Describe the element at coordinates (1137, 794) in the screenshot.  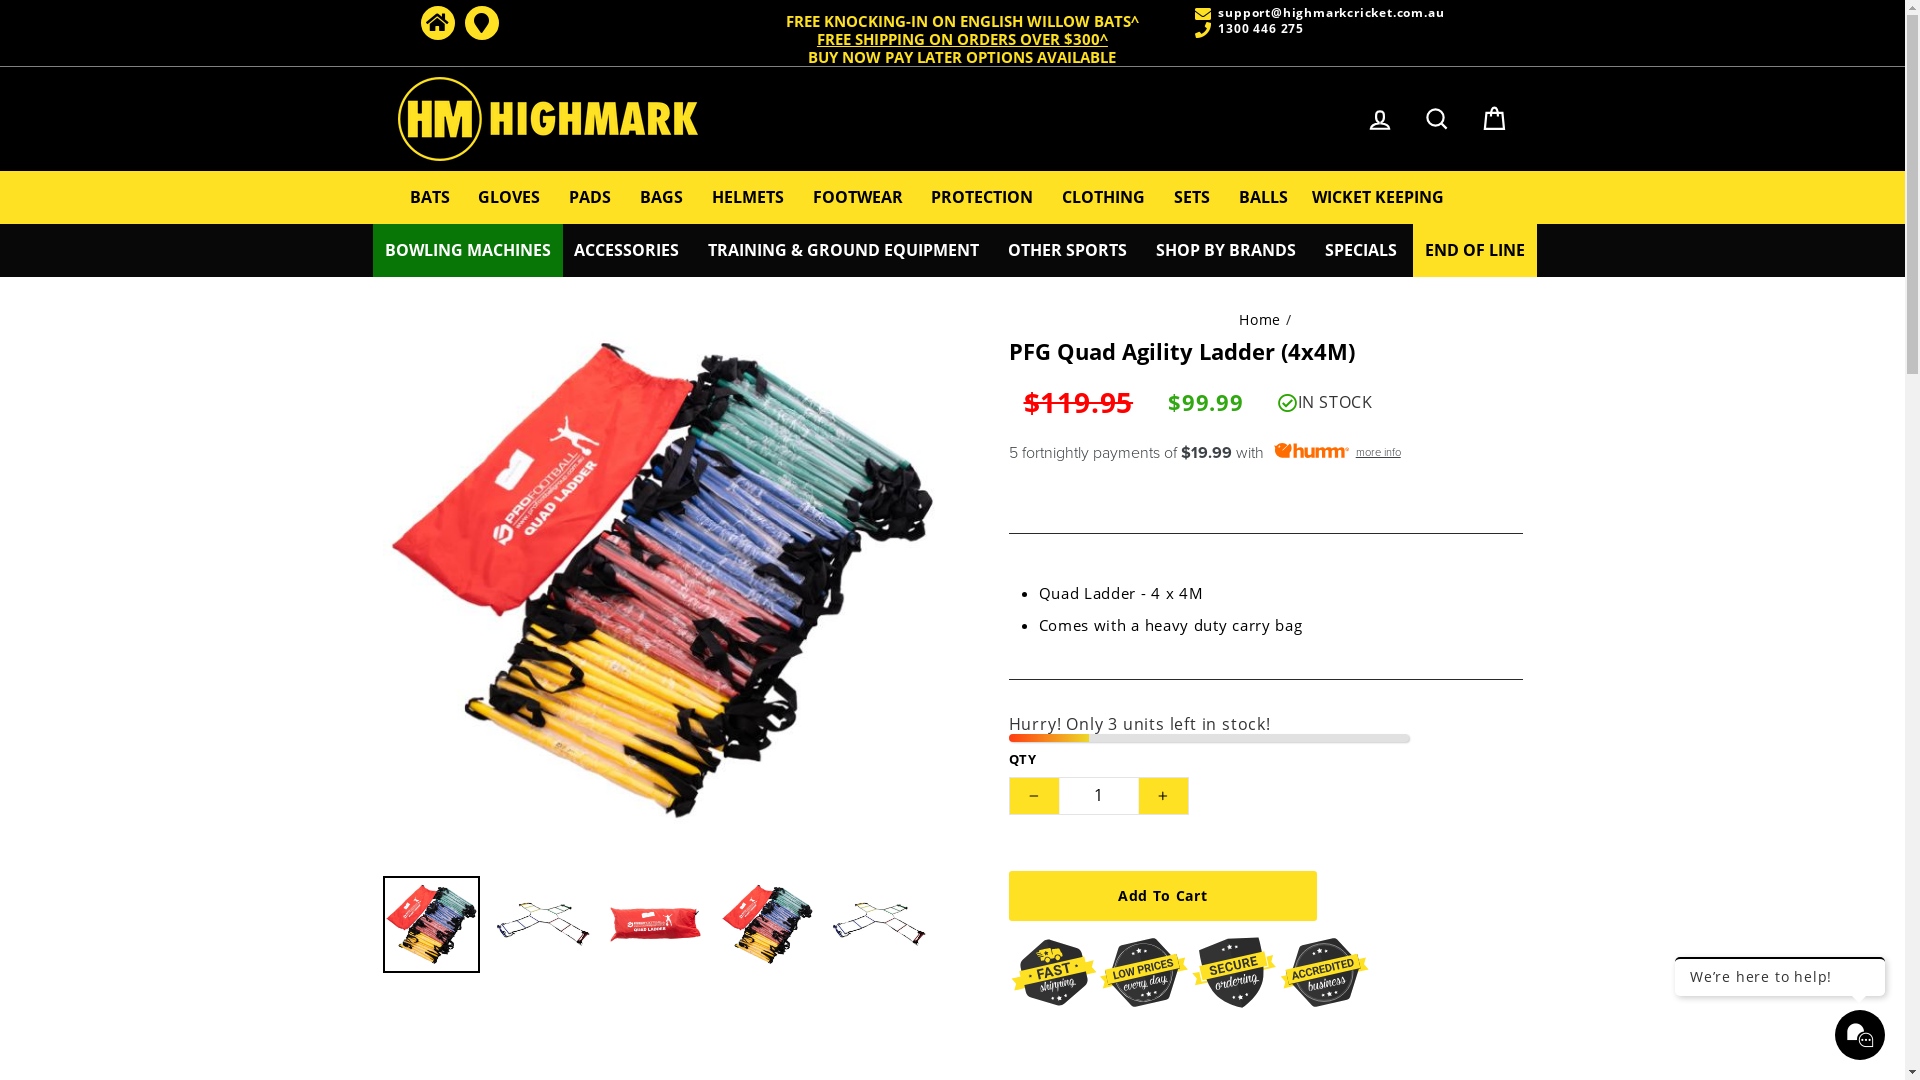
I see `'+'` at that location.